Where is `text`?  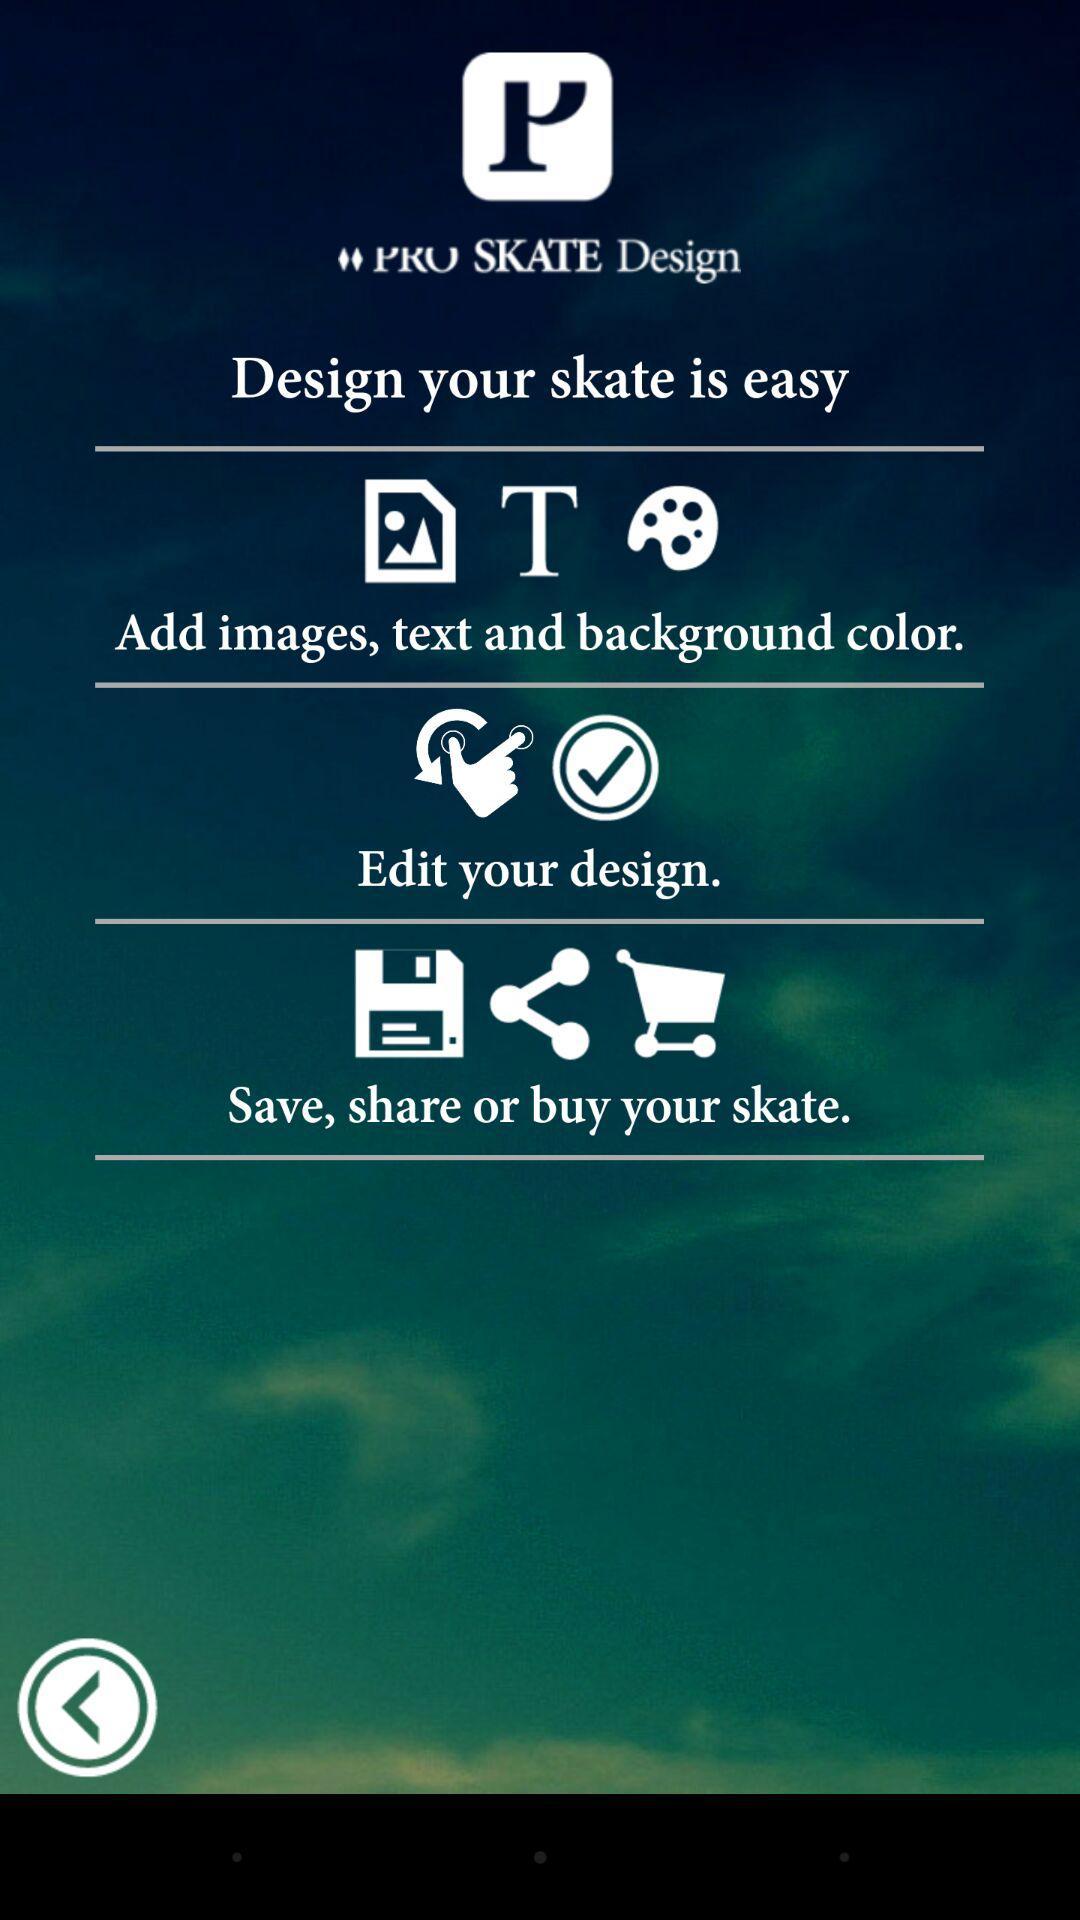
text is located at coordinates (538, 530).